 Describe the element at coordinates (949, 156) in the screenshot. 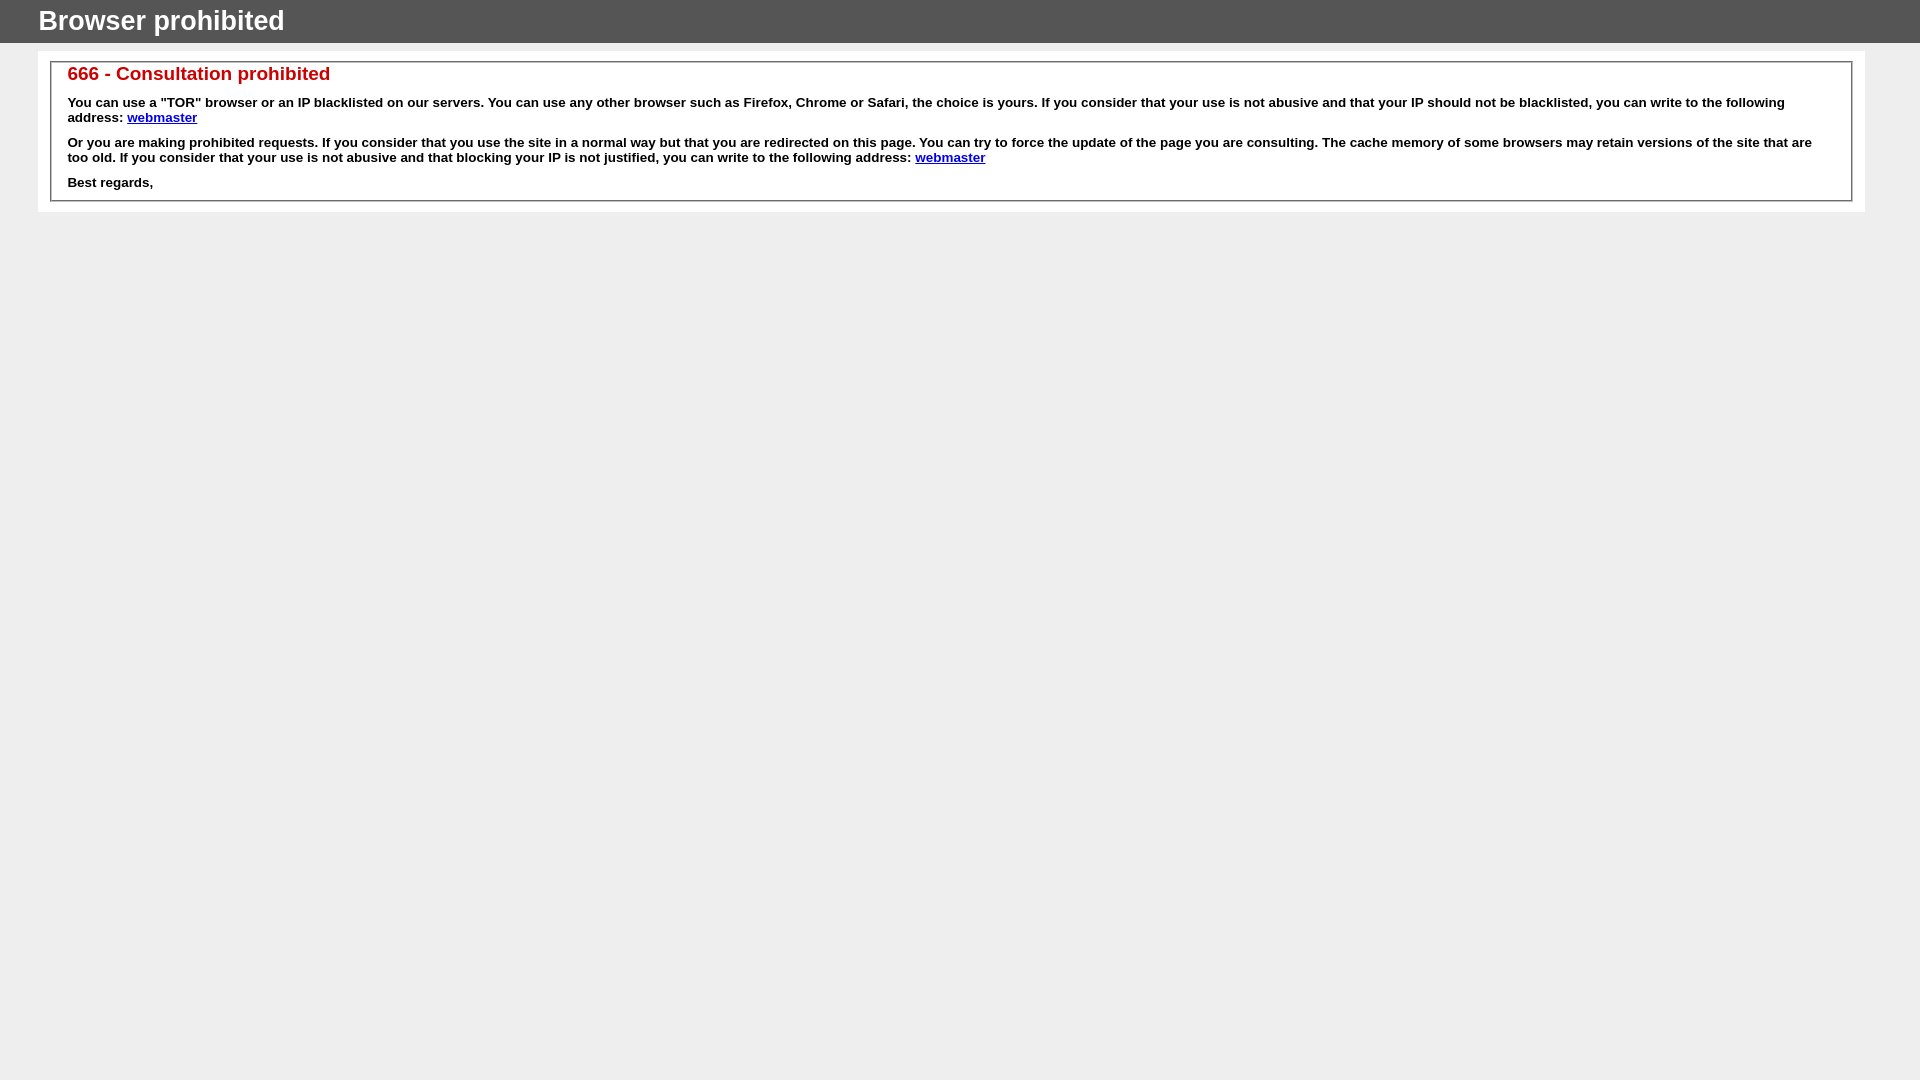

I see `'webmaster'` at that location.